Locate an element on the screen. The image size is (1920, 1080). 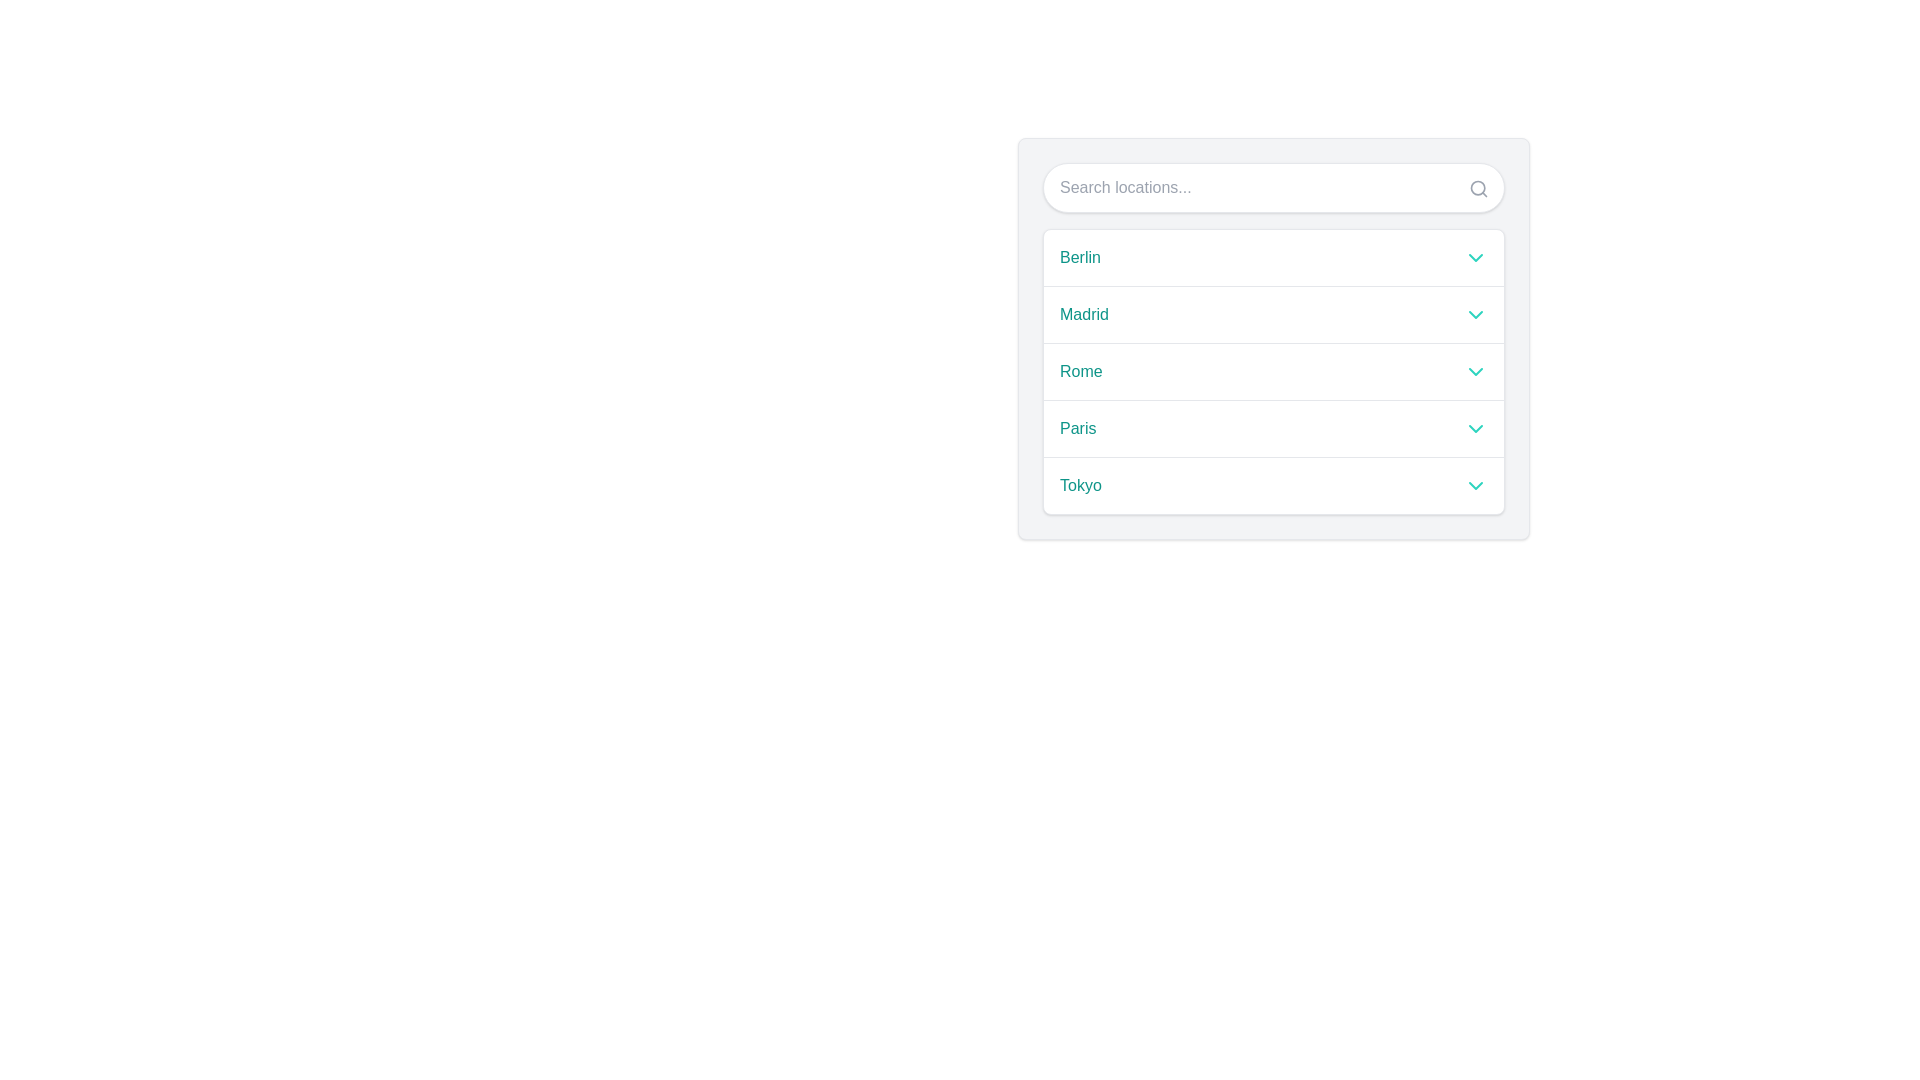
the search icon located at the top-right of the search bar, which serves as a button to execute a search operation is located at coordinates (1478, 189).